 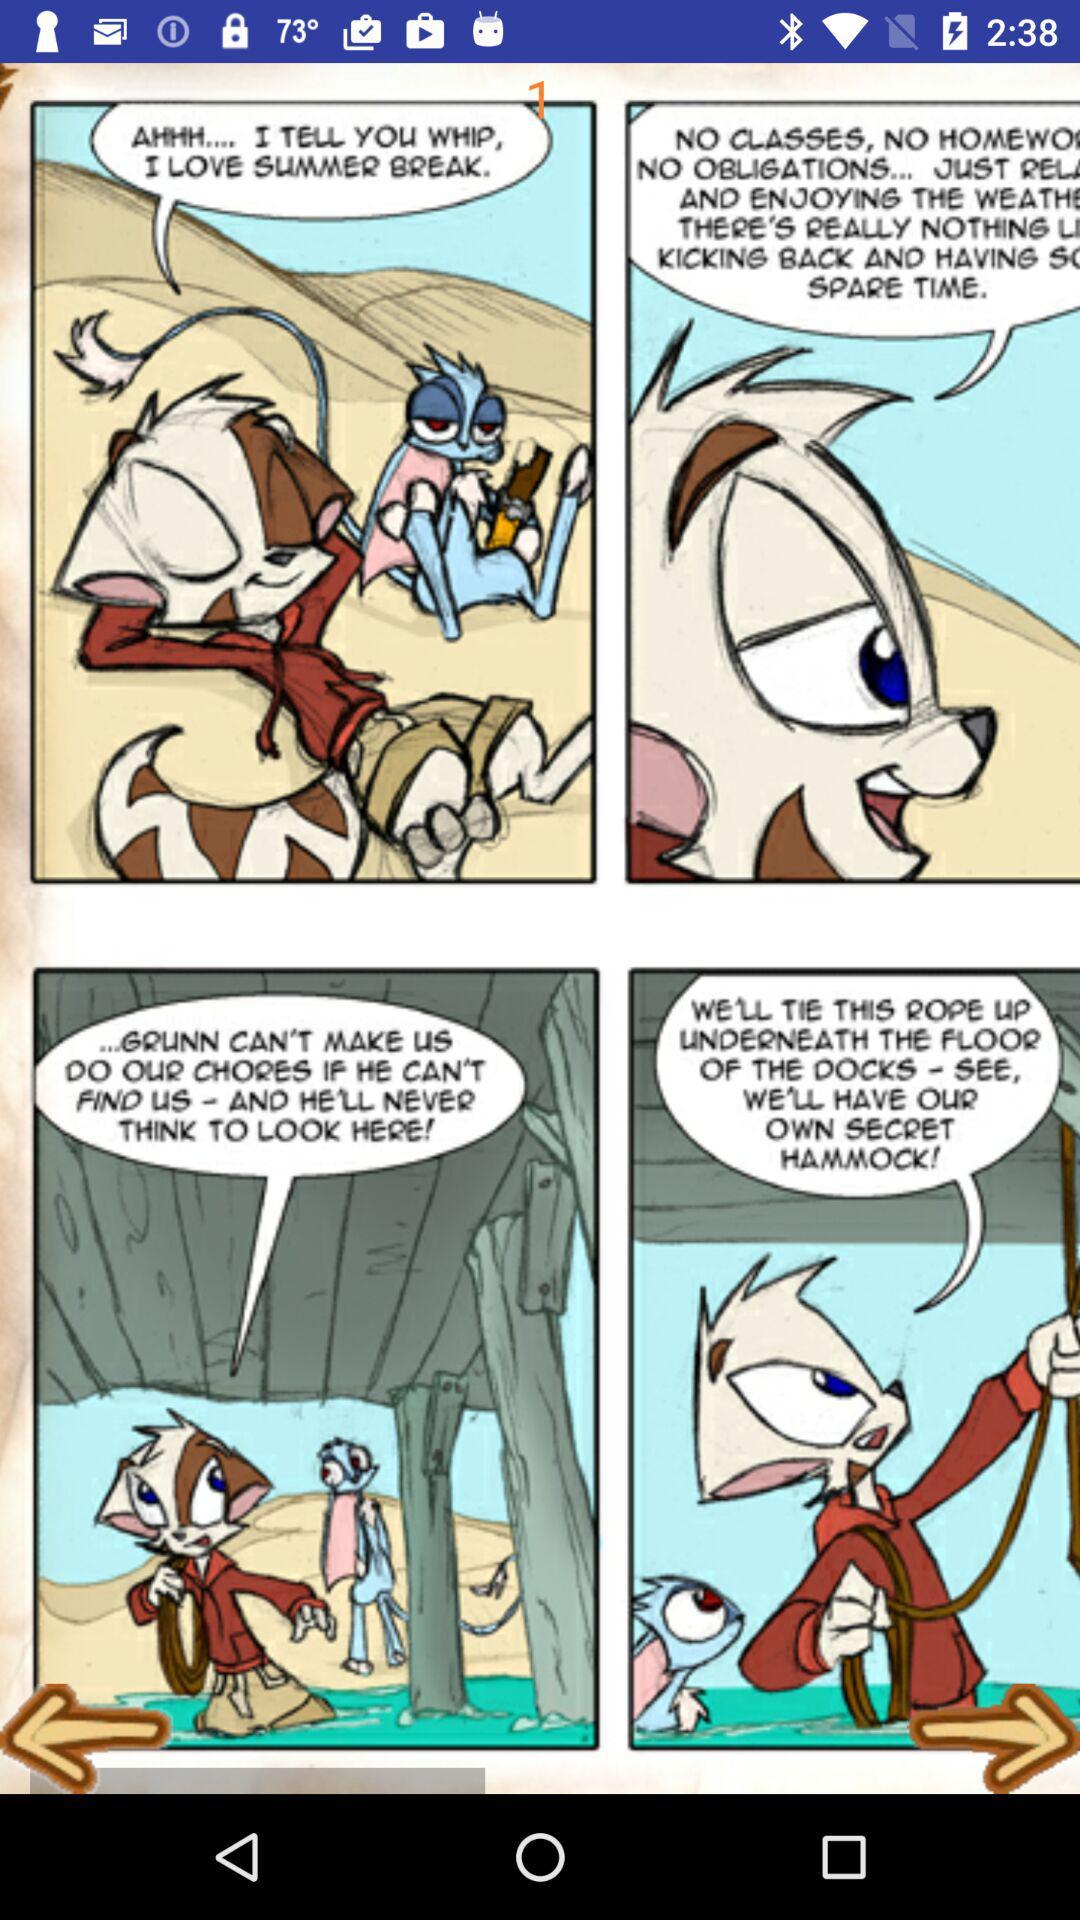 I want to click on the arrow_forward icon, so click(x=993, y=1737).